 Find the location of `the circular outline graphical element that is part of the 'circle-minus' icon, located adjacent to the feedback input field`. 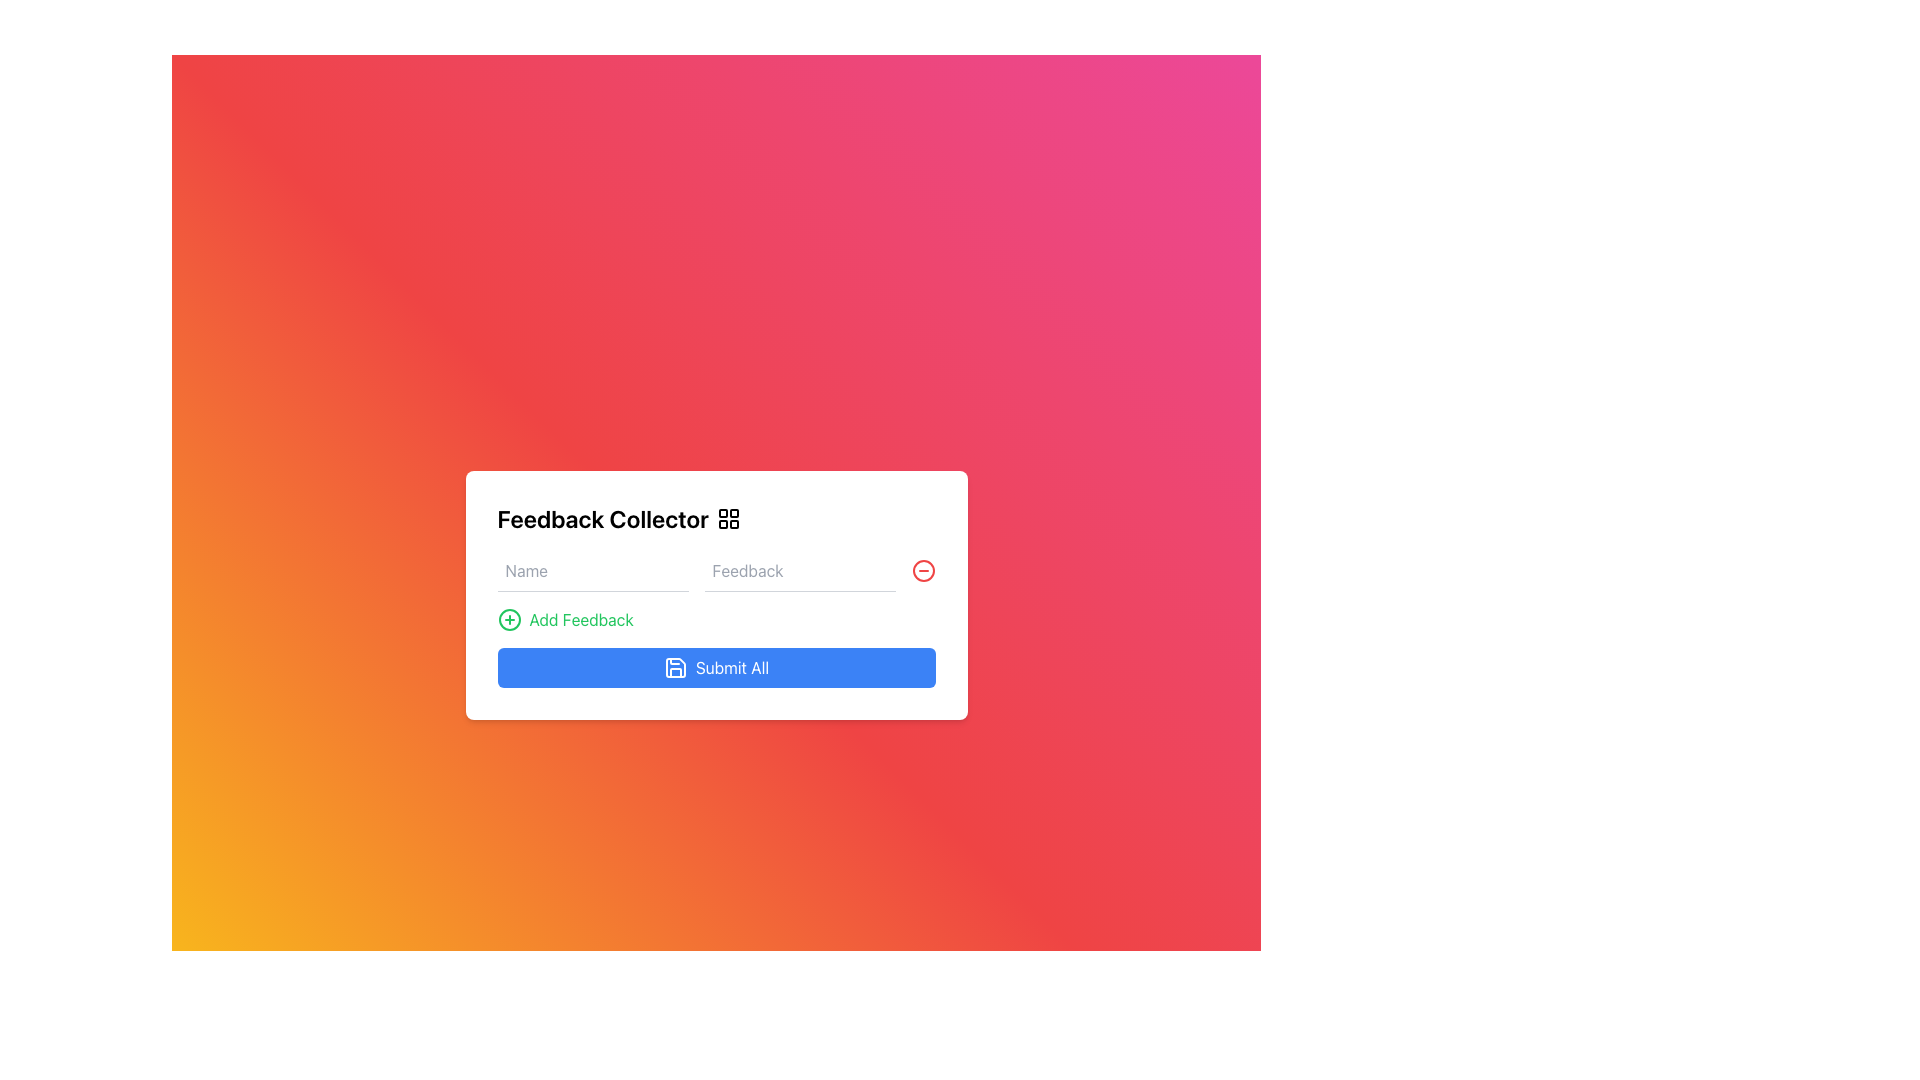

the circular outline graphical element that is part of the 'circle-minus' icon, located adjacent to the feedback input field is located at coordinates (922, 570).